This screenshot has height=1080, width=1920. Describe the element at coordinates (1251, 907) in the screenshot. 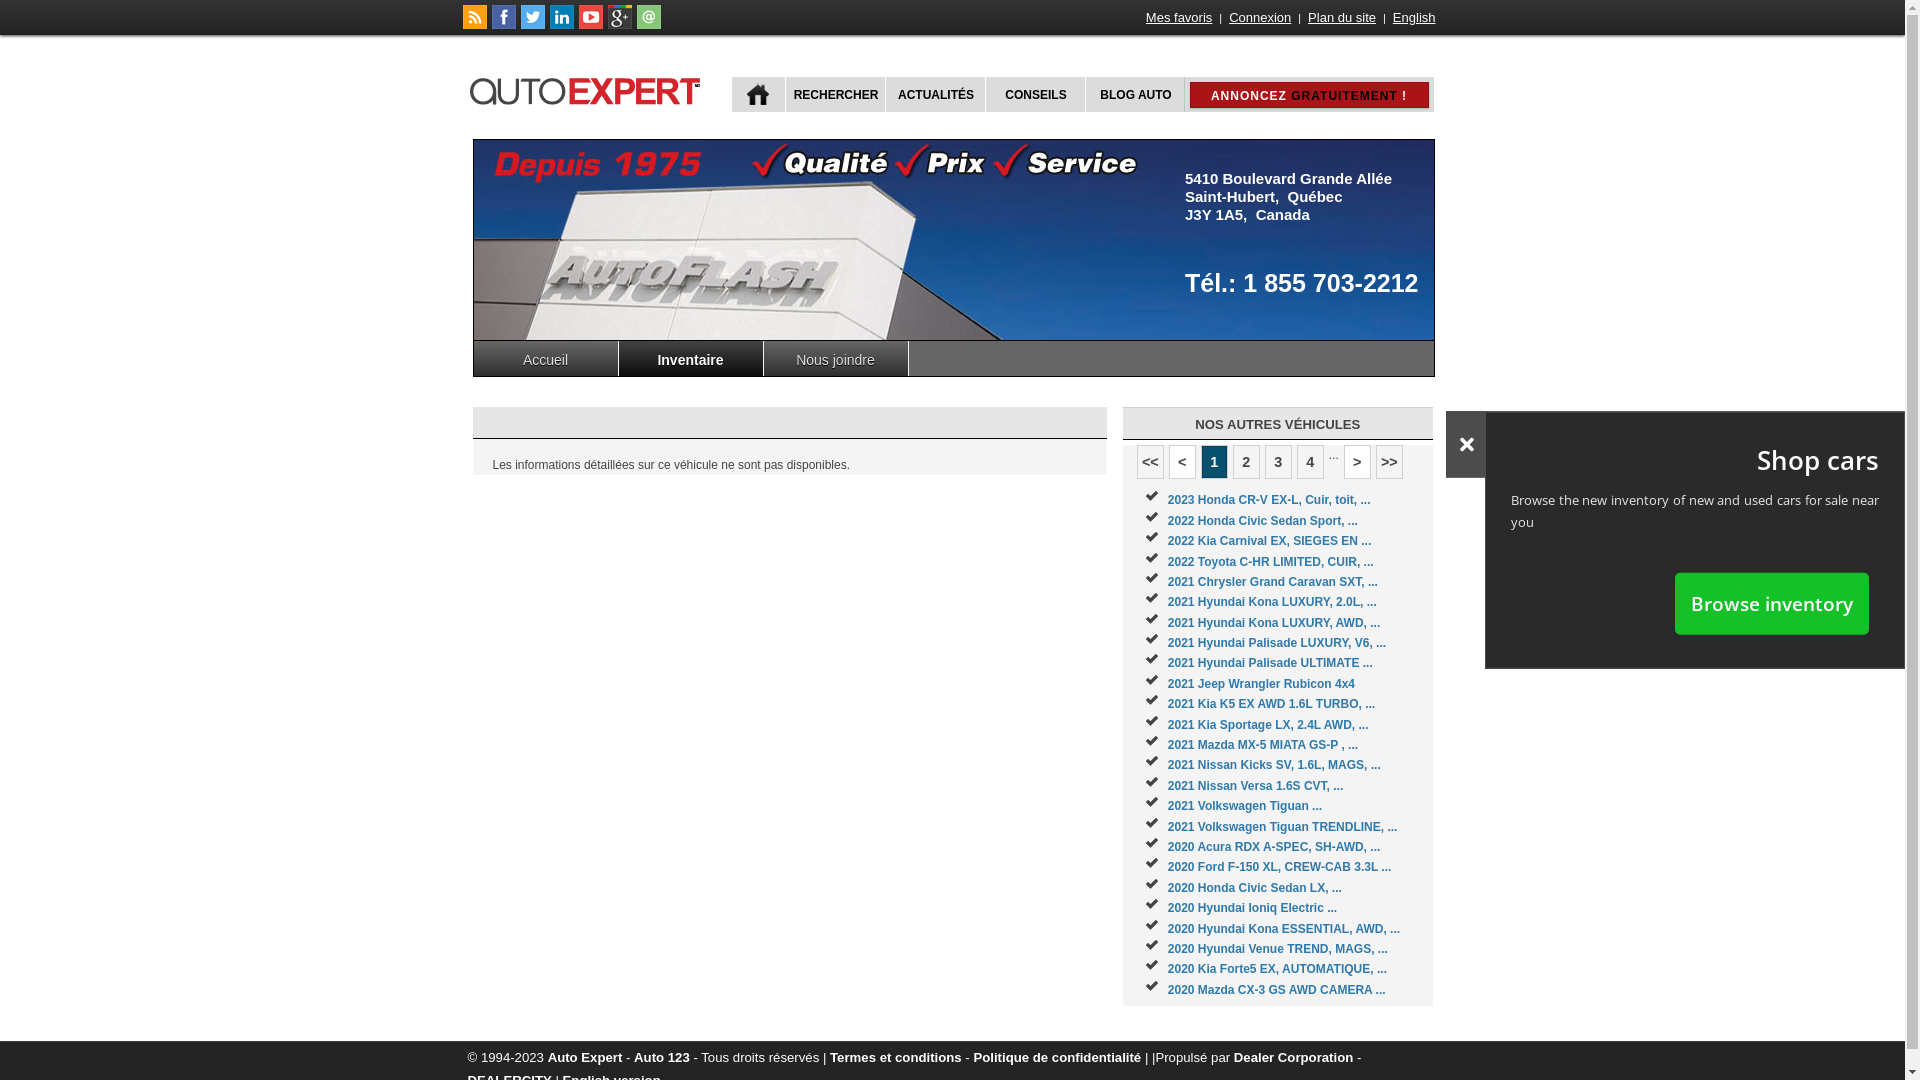

I see `'2020 Hyundai Ioniq Electric ...'` at that location.